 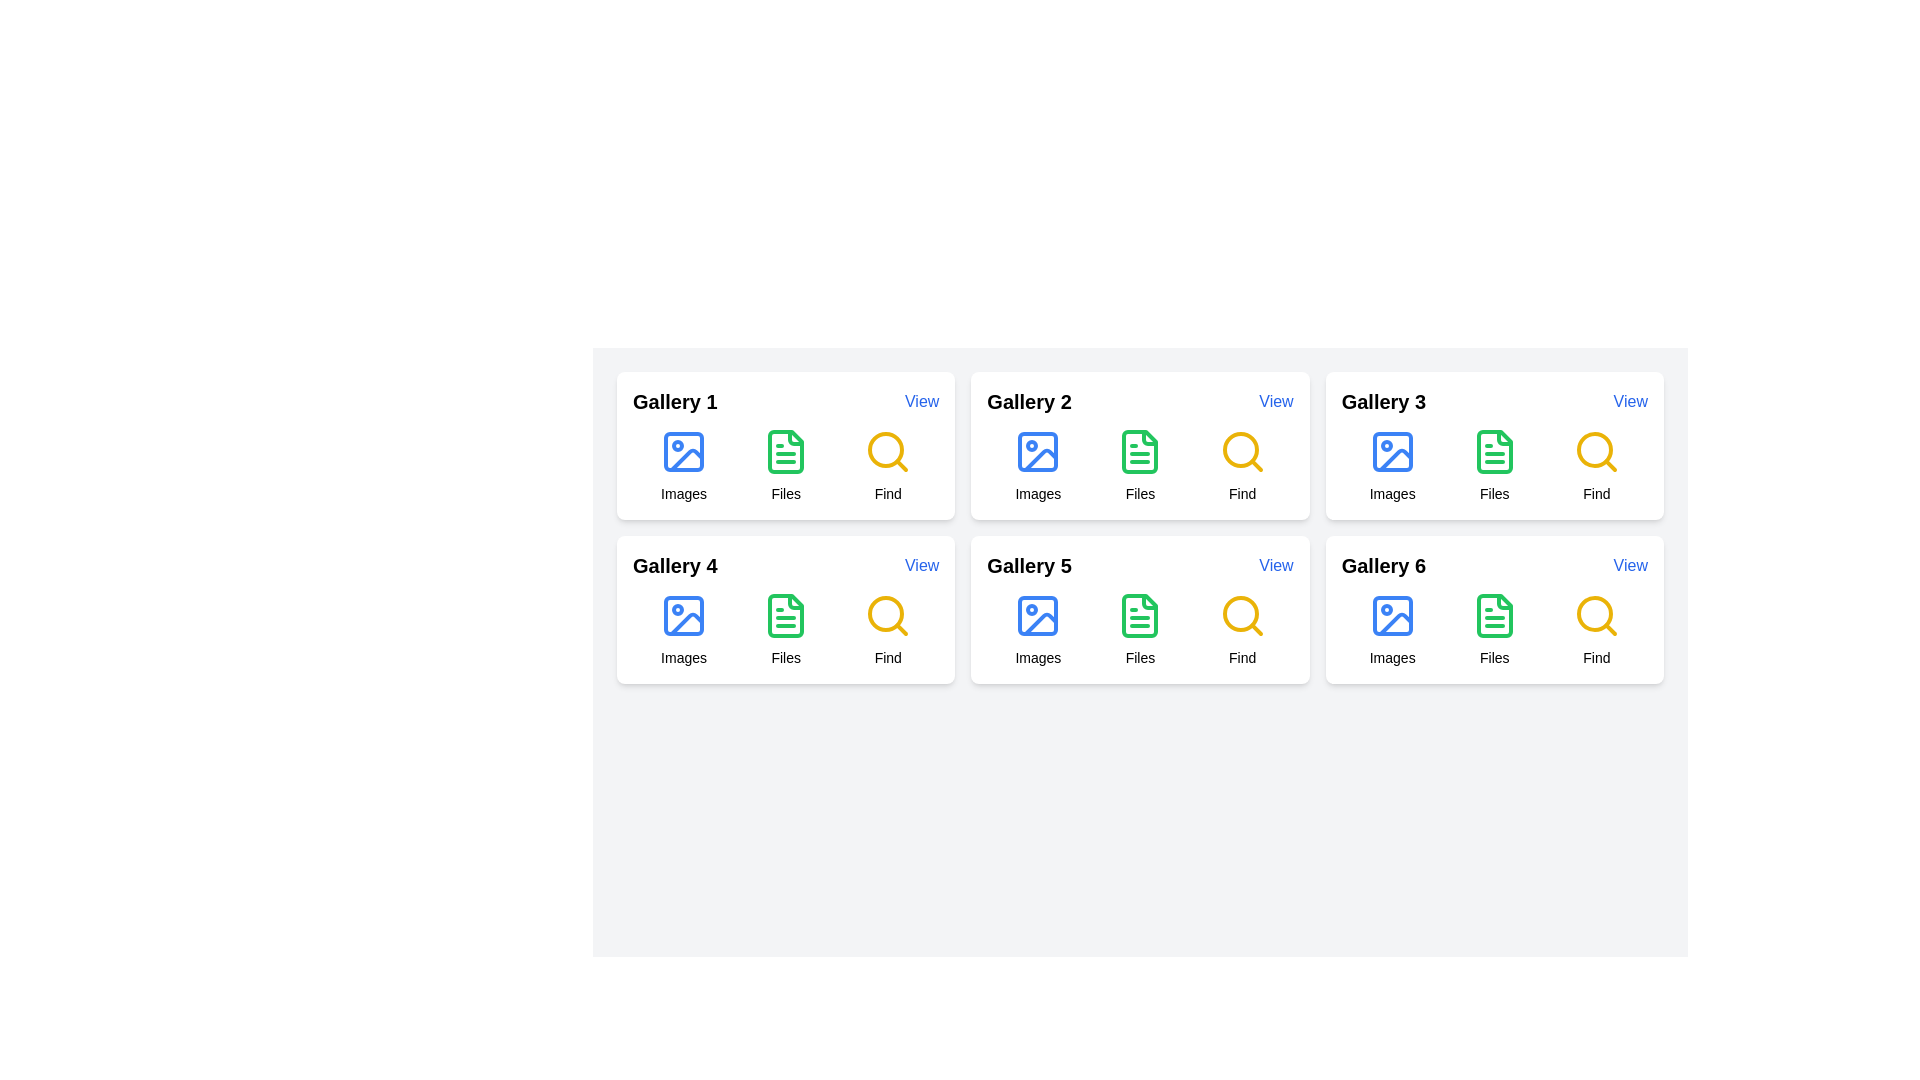 I want to click on the yellow magnifying glass icon labeled 'Find', which is the third item in its group of three elements within the second gallery card, so click(x=1241, y=466).